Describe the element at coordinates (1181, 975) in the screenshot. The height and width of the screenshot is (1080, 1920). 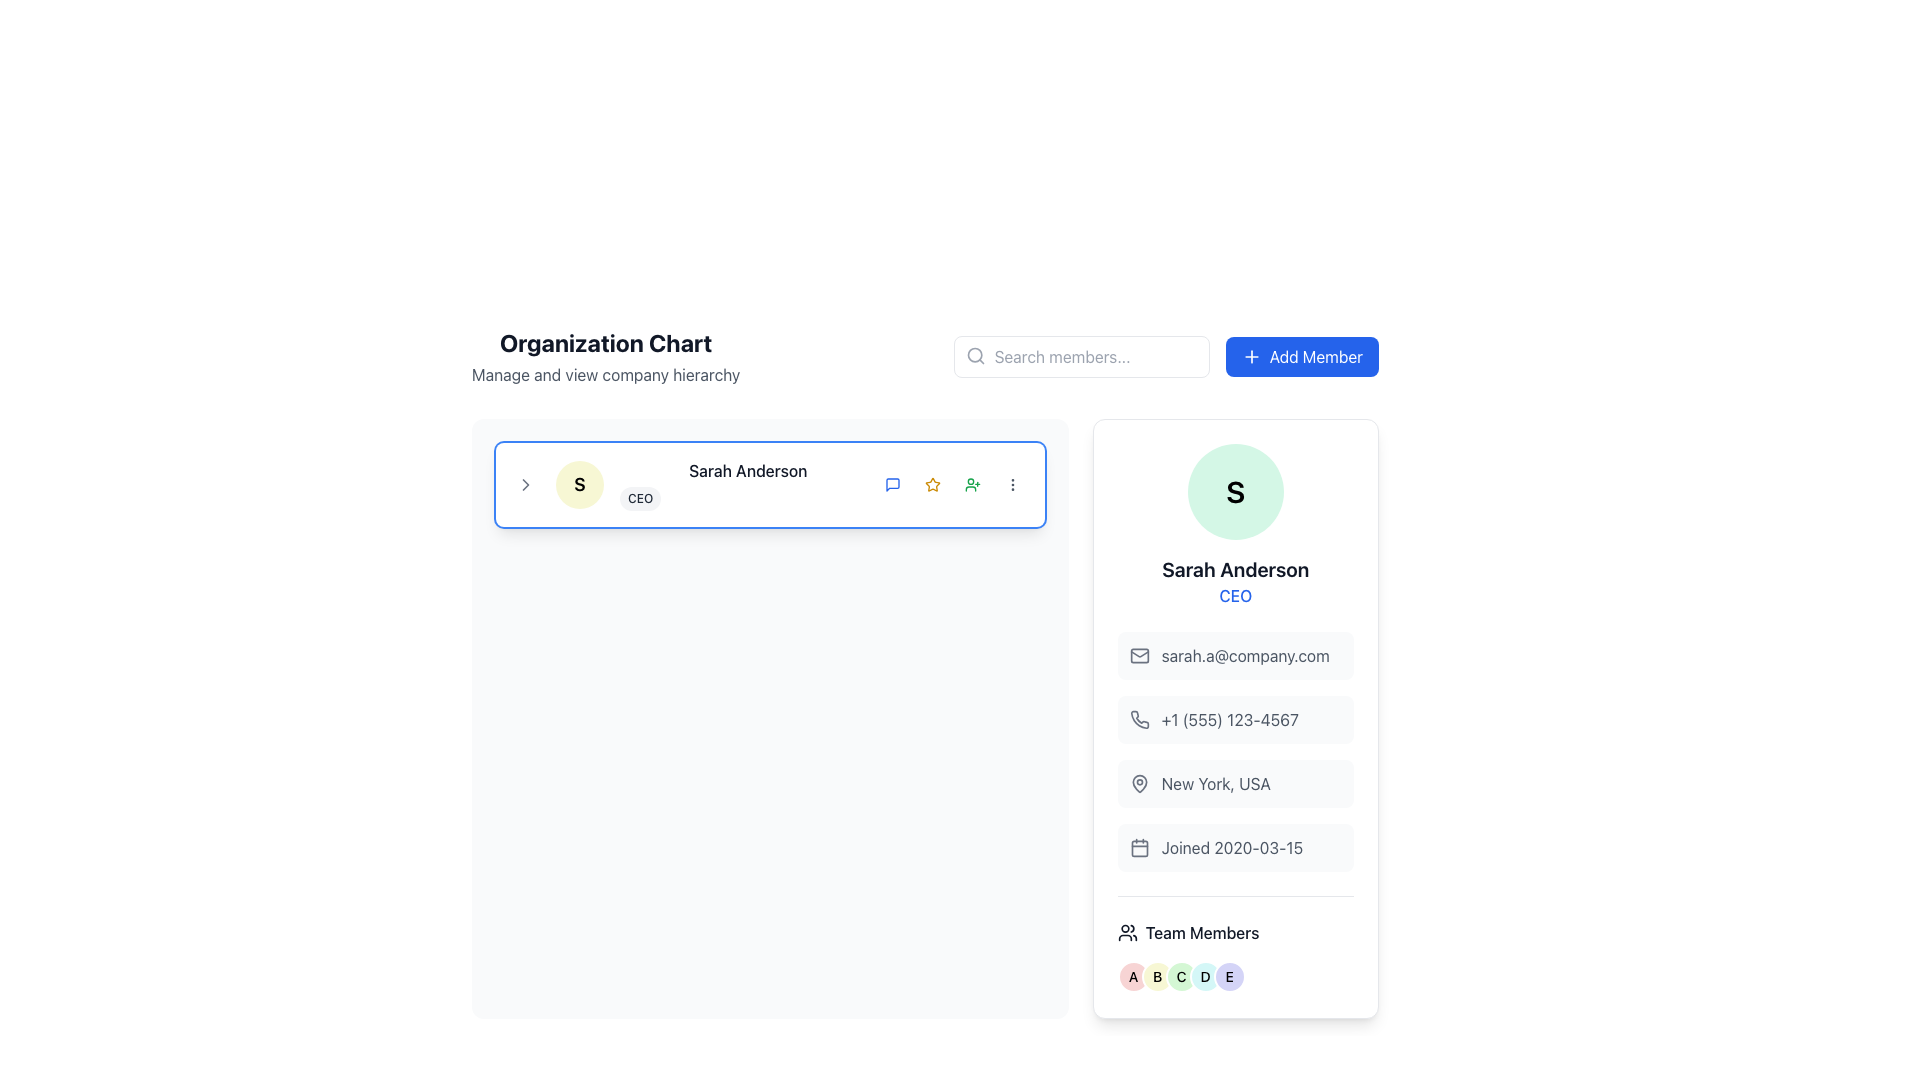
I see `the label or indicator component representing team member 'C', which is the third circular indicator in a horizontal sequence of indicators labeled 'A', 'B', 'C', 'D', and 'E', located within the 'Team Members' section of the user profile` at that location.